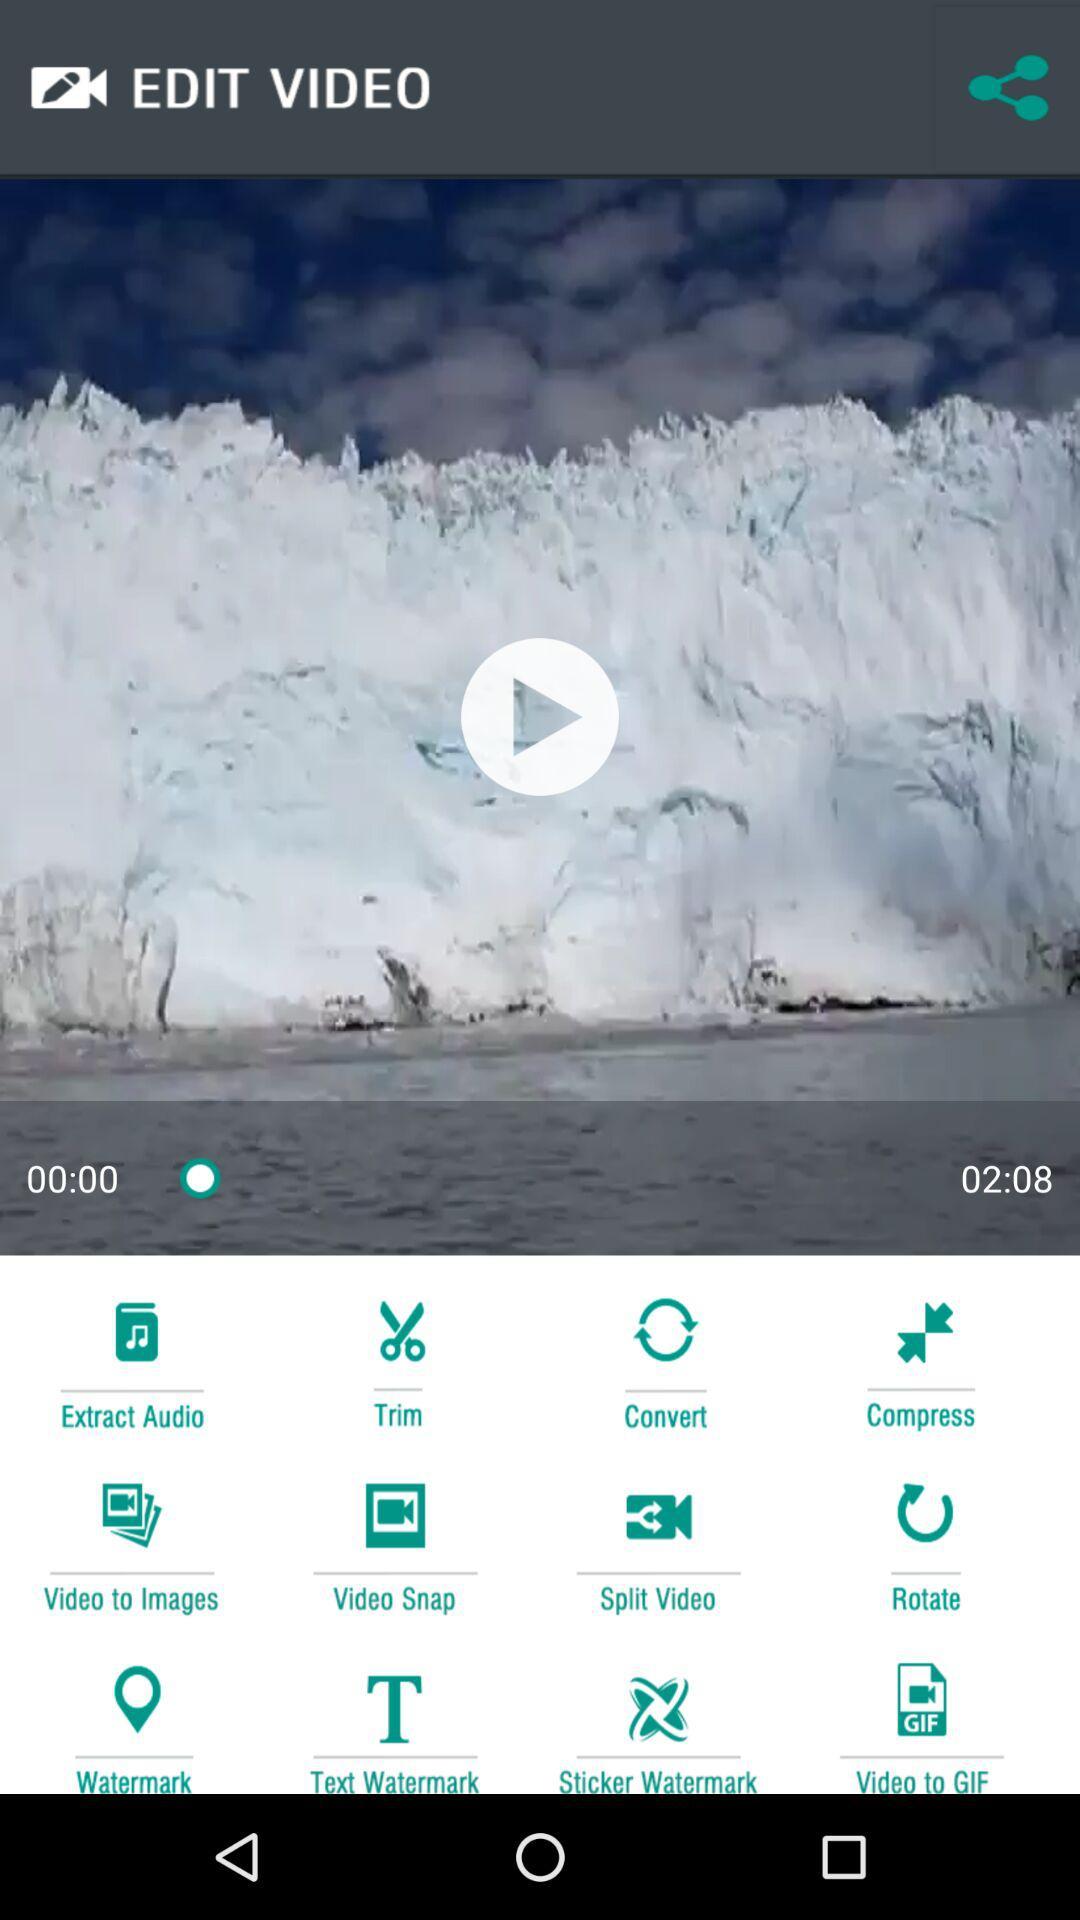 Image resolution: width=1080 pixels, height=1920 pixels. Describe the element at coordinates (131, 1360) in the screenshot. I see `extract the audio play` at that location.